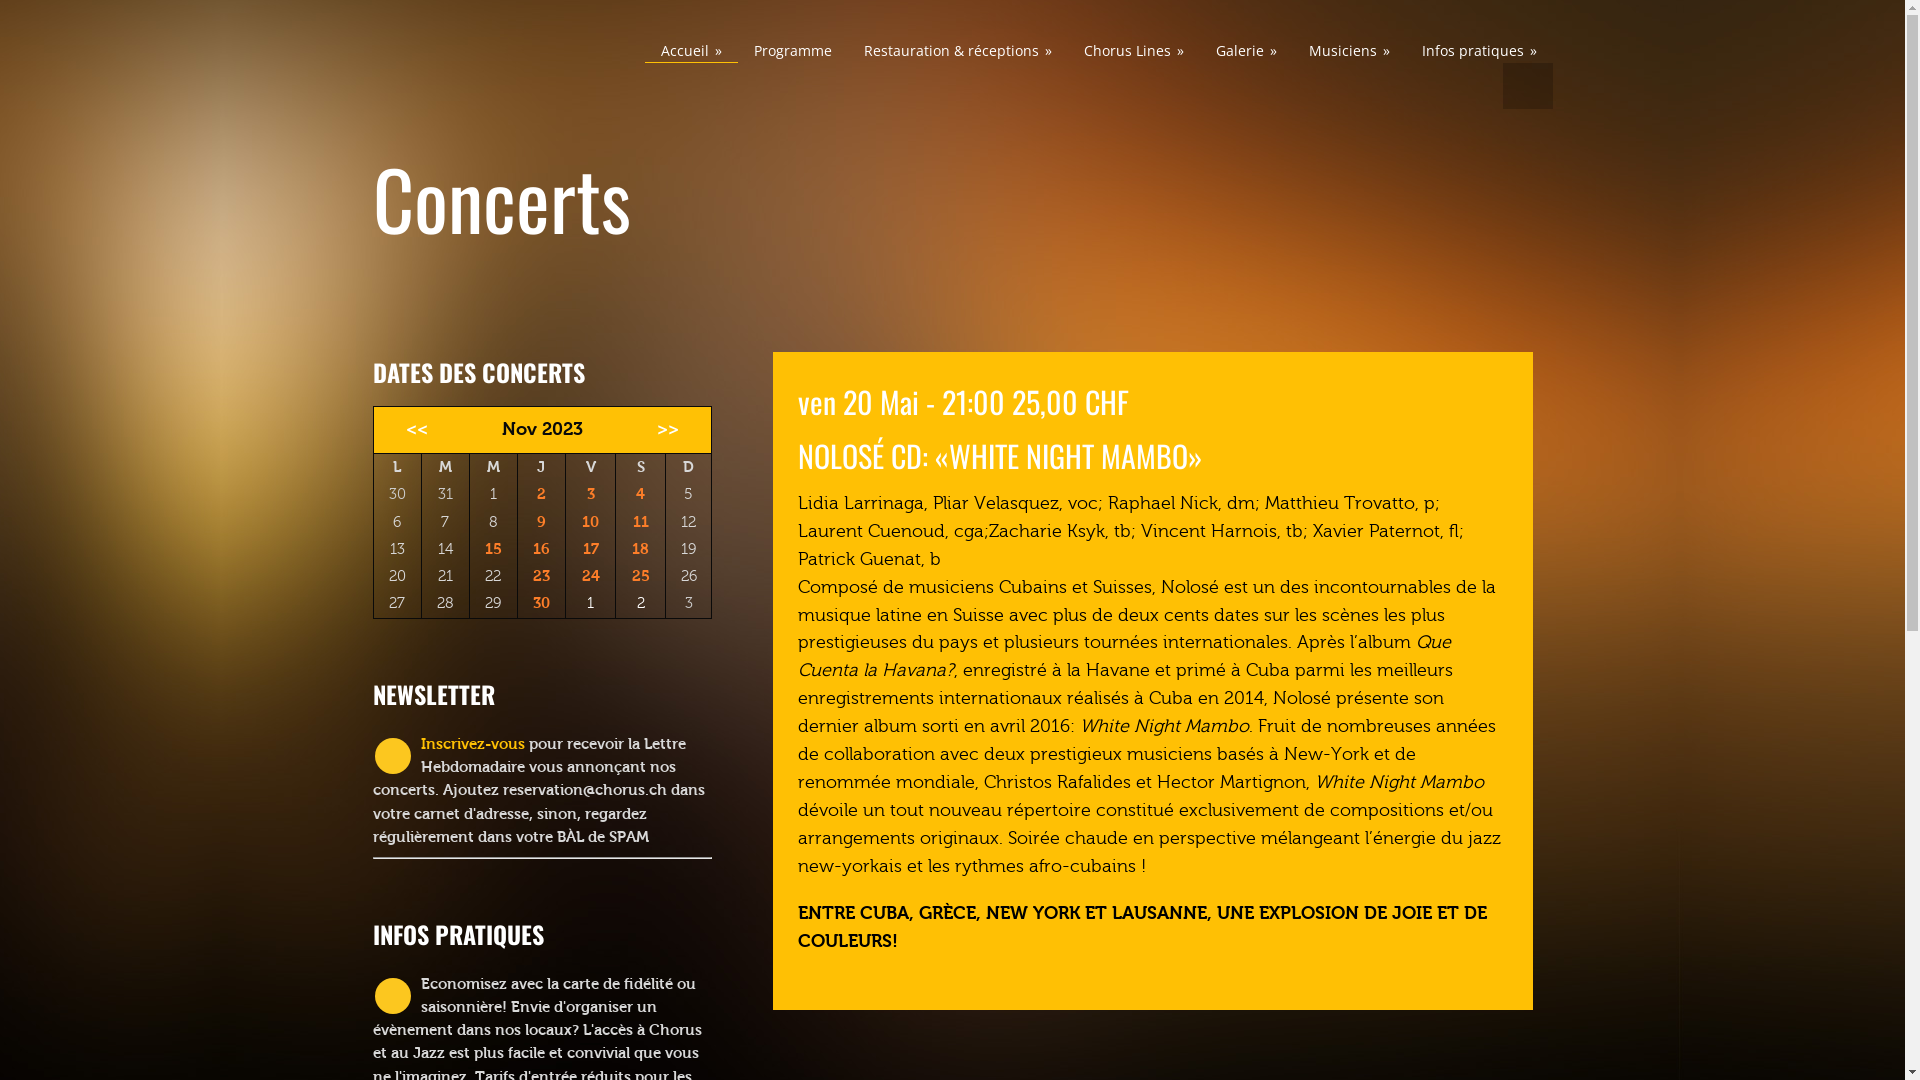  I want to click on '<<', so click(410, 428).